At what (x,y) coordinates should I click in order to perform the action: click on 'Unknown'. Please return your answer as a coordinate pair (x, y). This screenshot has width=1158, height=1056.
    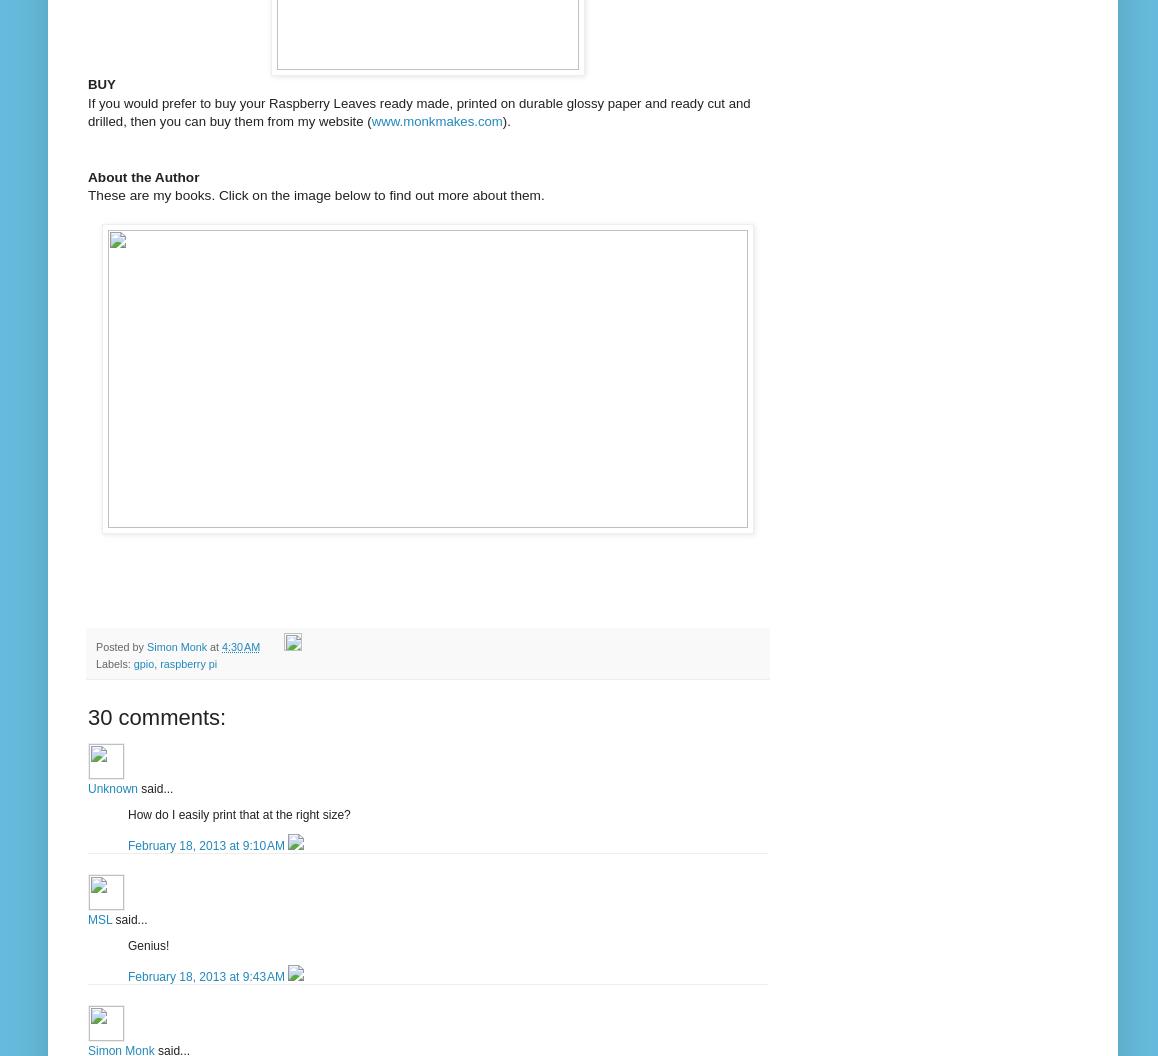
    Looking at the image, I should click on (113, 786).